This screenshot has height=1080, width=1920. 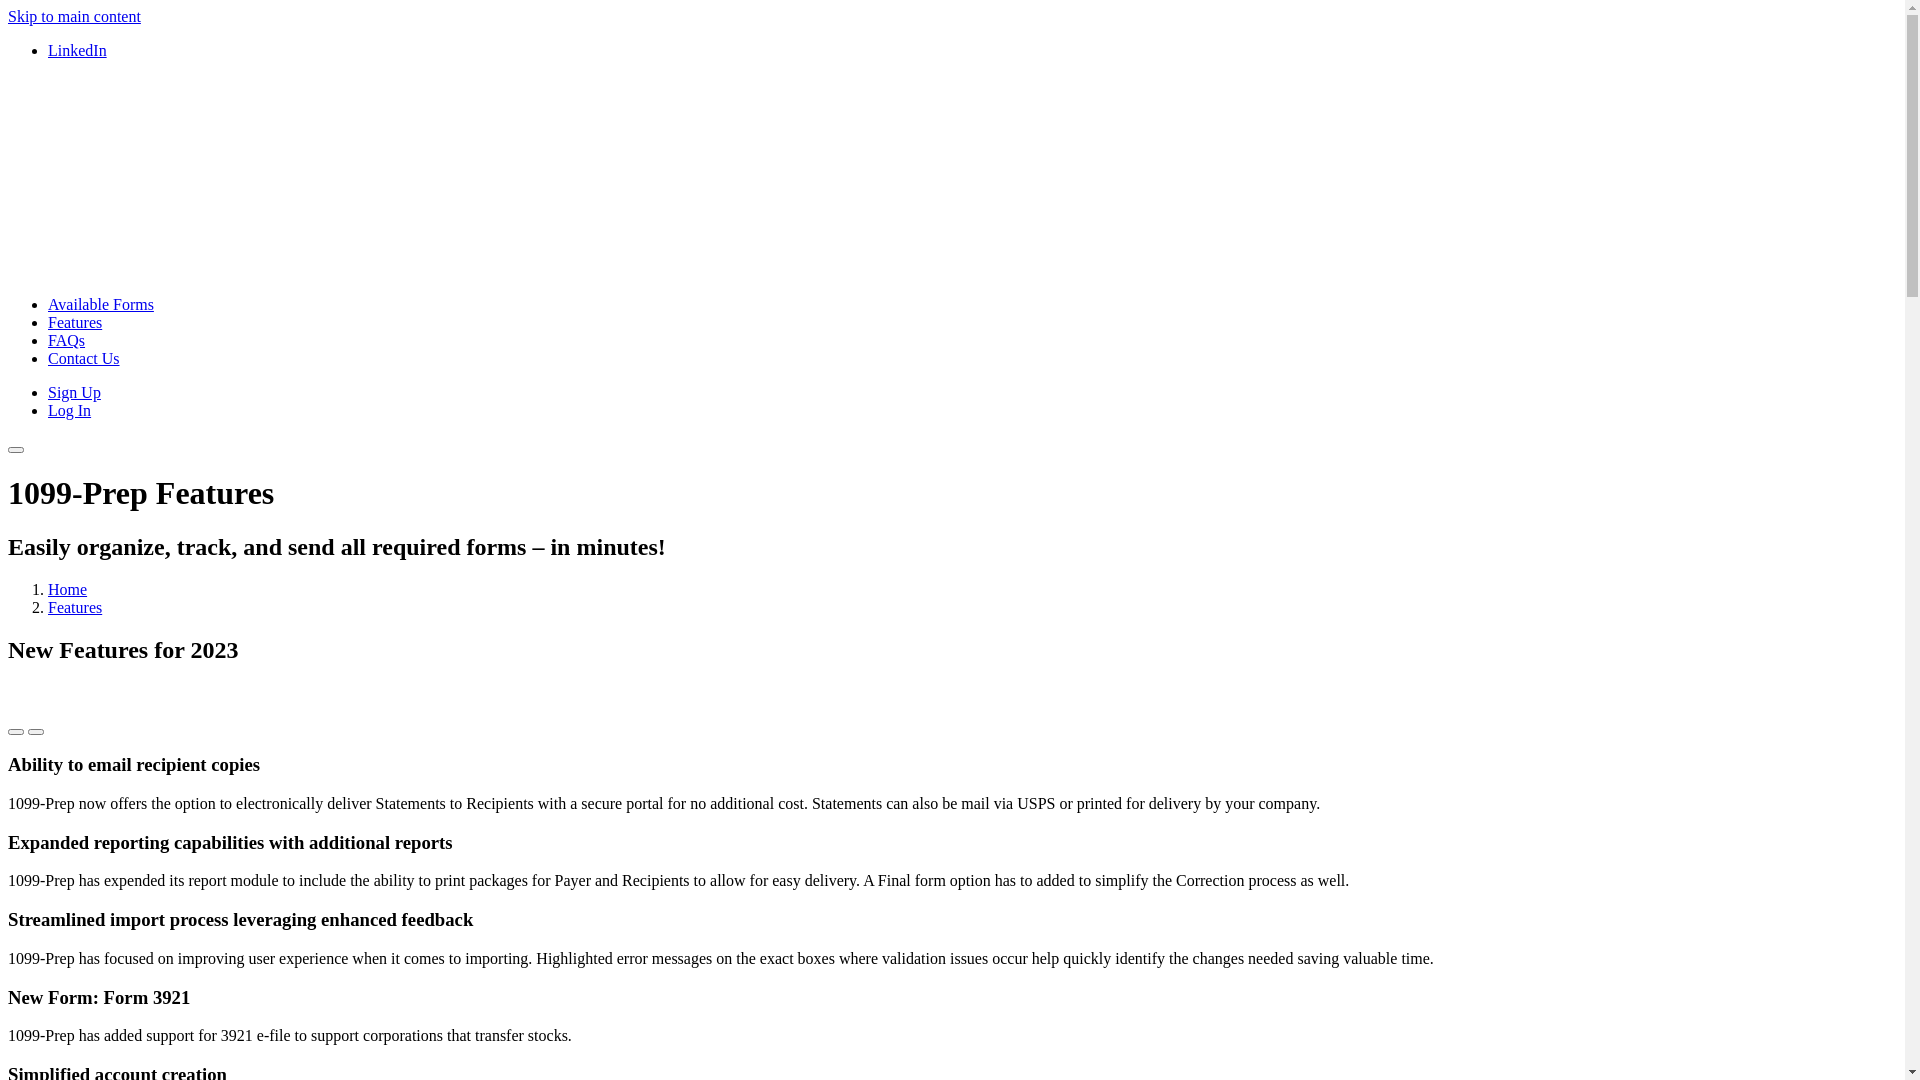 I want to click on 'Features', so click(x=48, y=606).